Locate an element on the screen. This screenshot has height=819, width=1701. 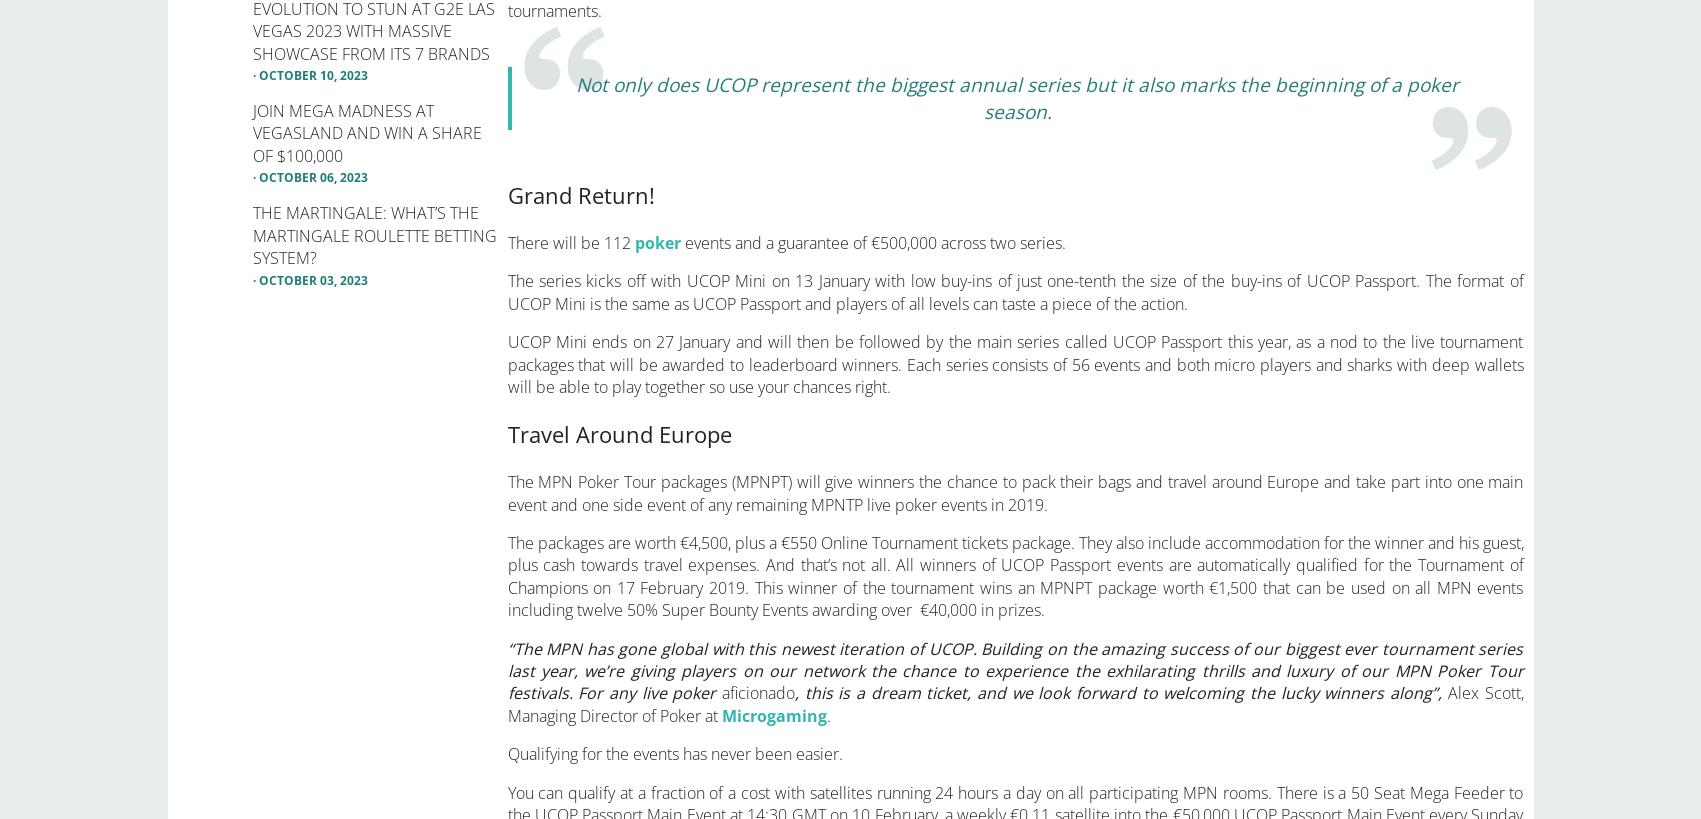
'Travel Around Europe' is located at coordinates (617, 433).